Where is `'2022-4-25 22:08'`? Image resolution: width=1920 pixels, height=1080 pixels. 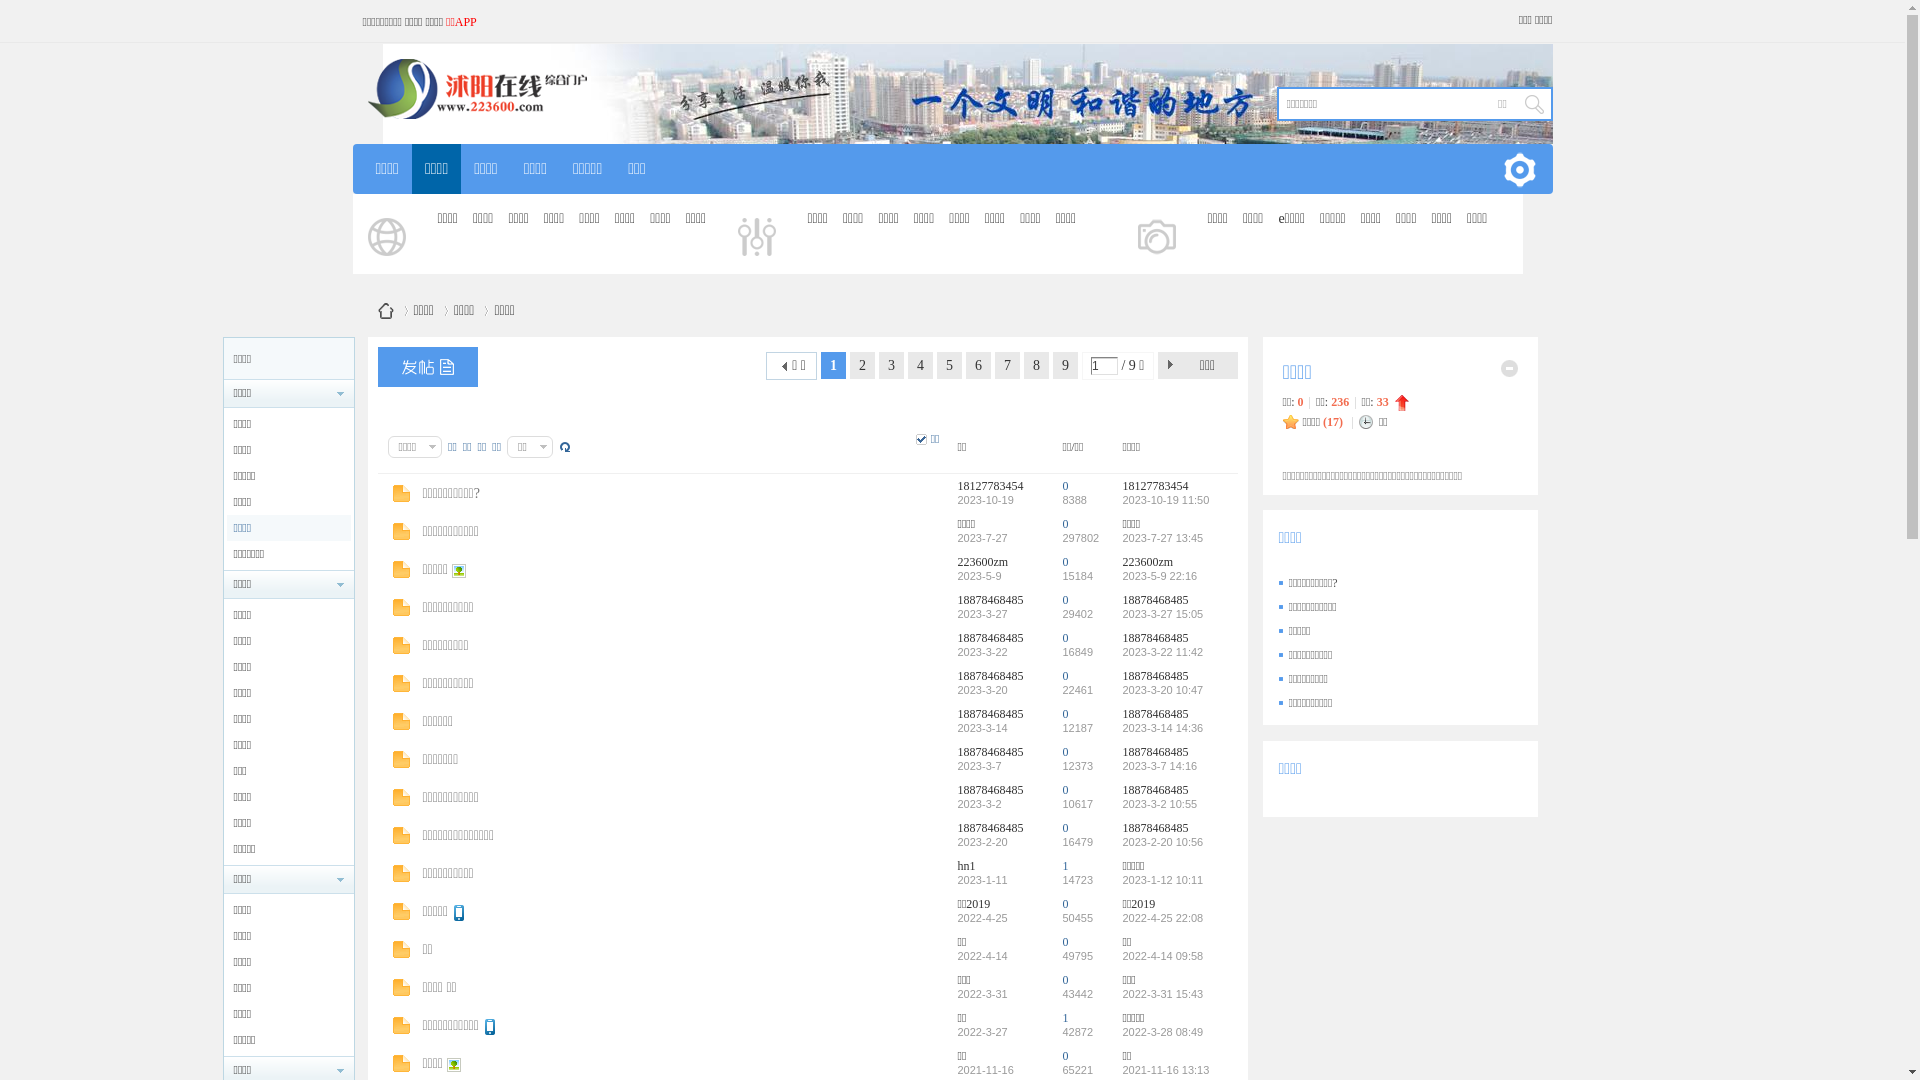
'2022-4-25 22:08' is located at coordinates (1162, 918).